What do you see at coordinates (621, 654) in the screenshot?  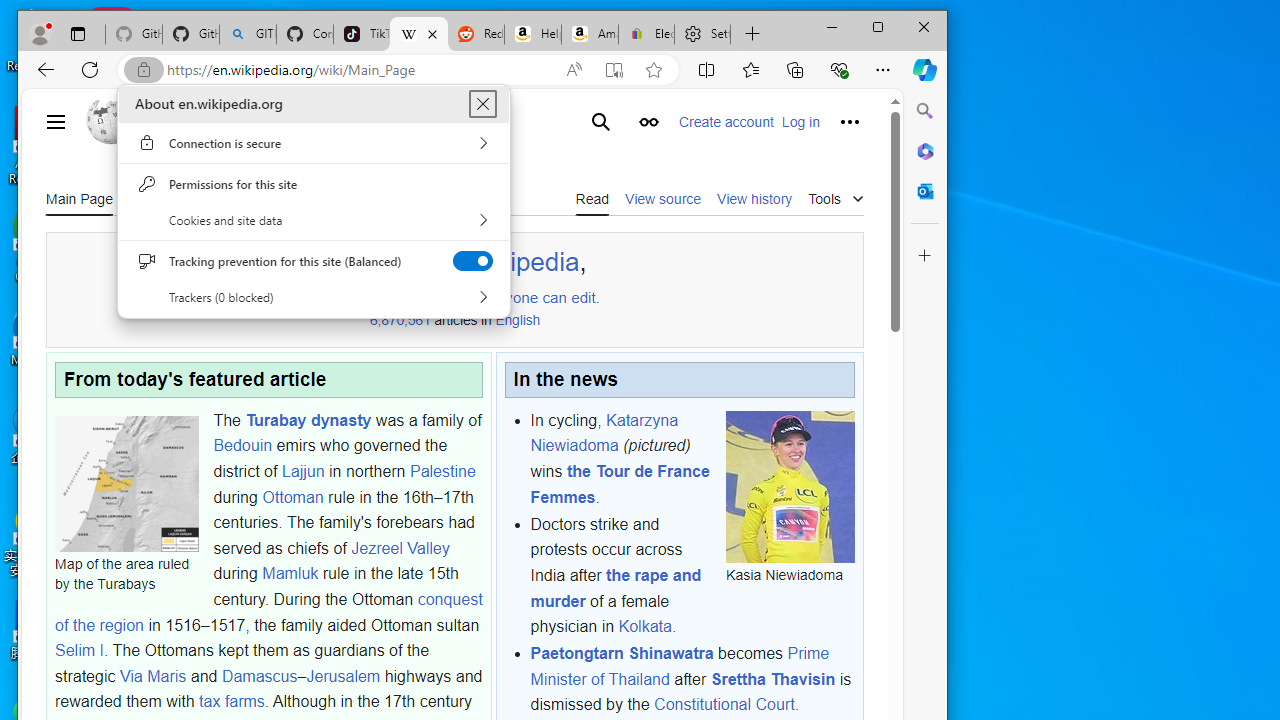 I see `'Paetongtarn Shinawatra'` at bounding box center [621, 654].